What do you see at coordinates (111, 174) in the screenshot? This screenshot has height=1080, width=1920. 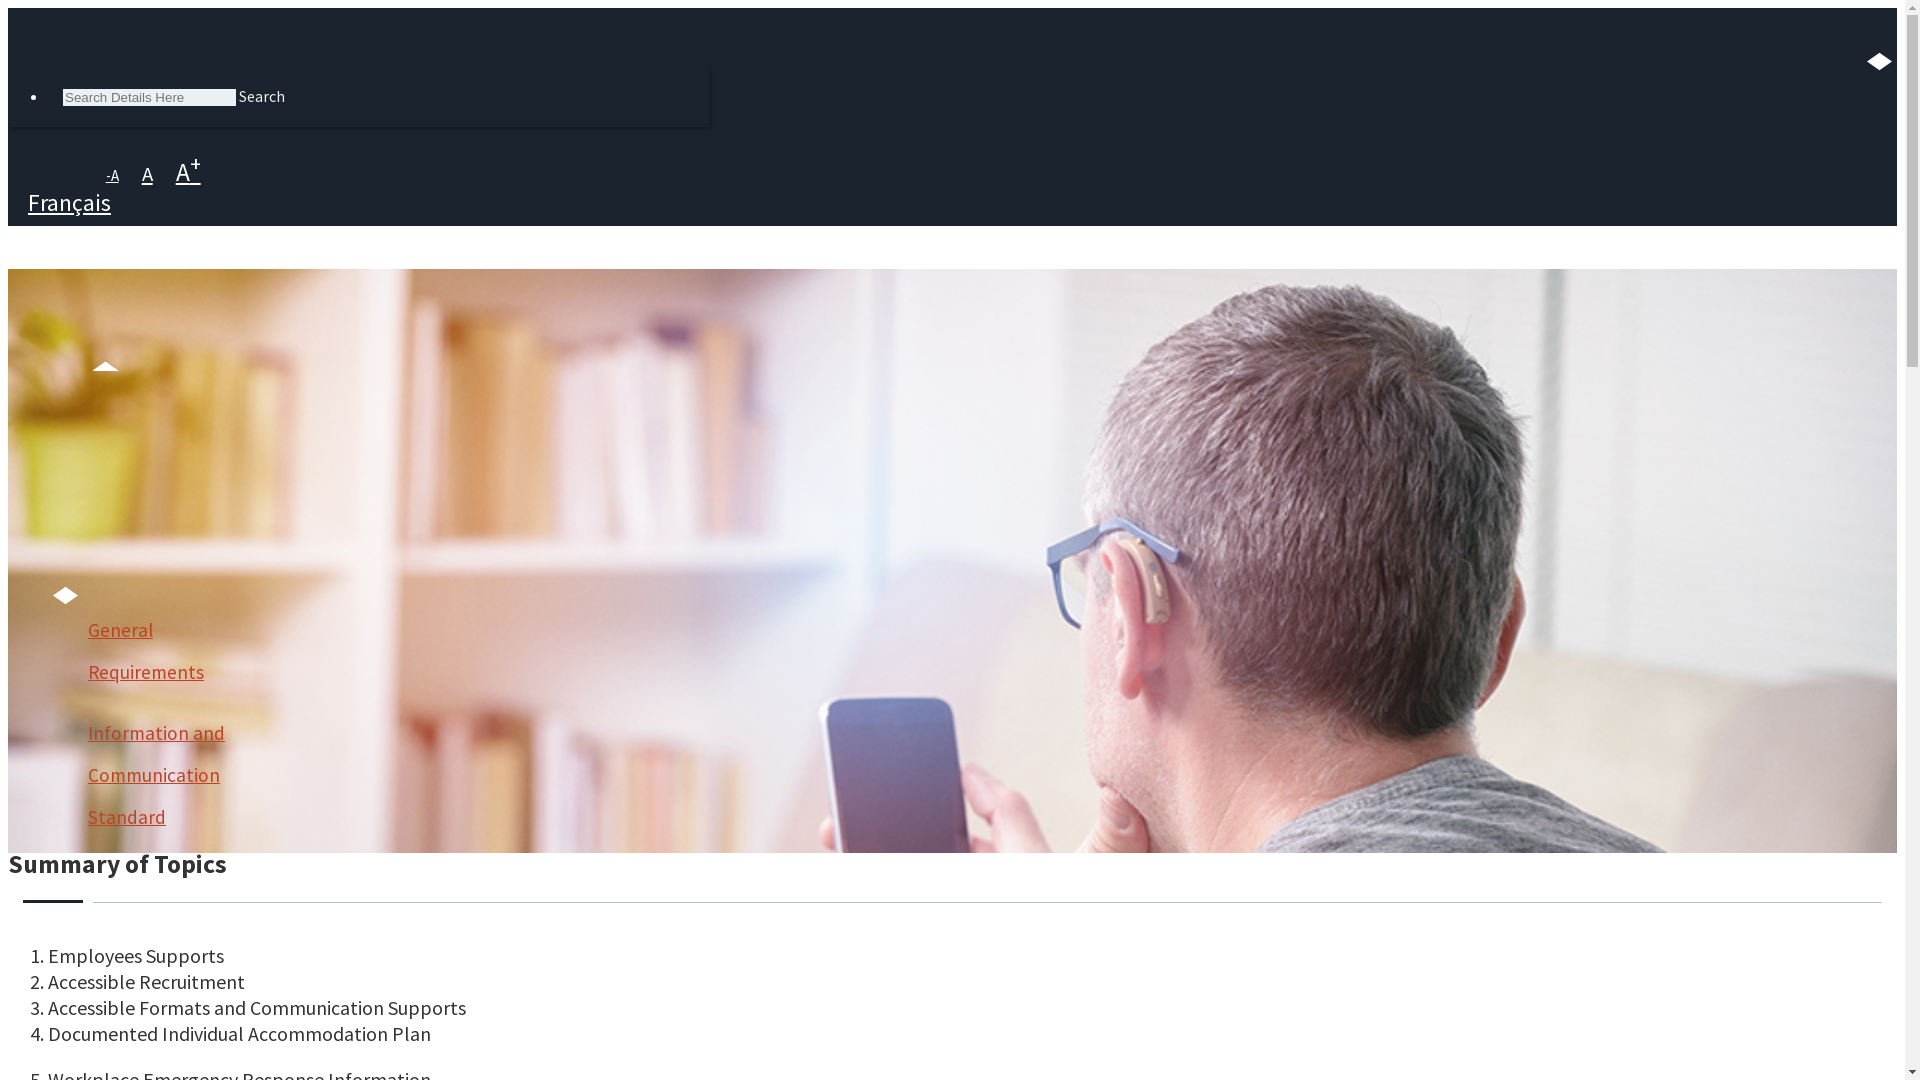 I see `'-A'` at bounding box center [111, 174].